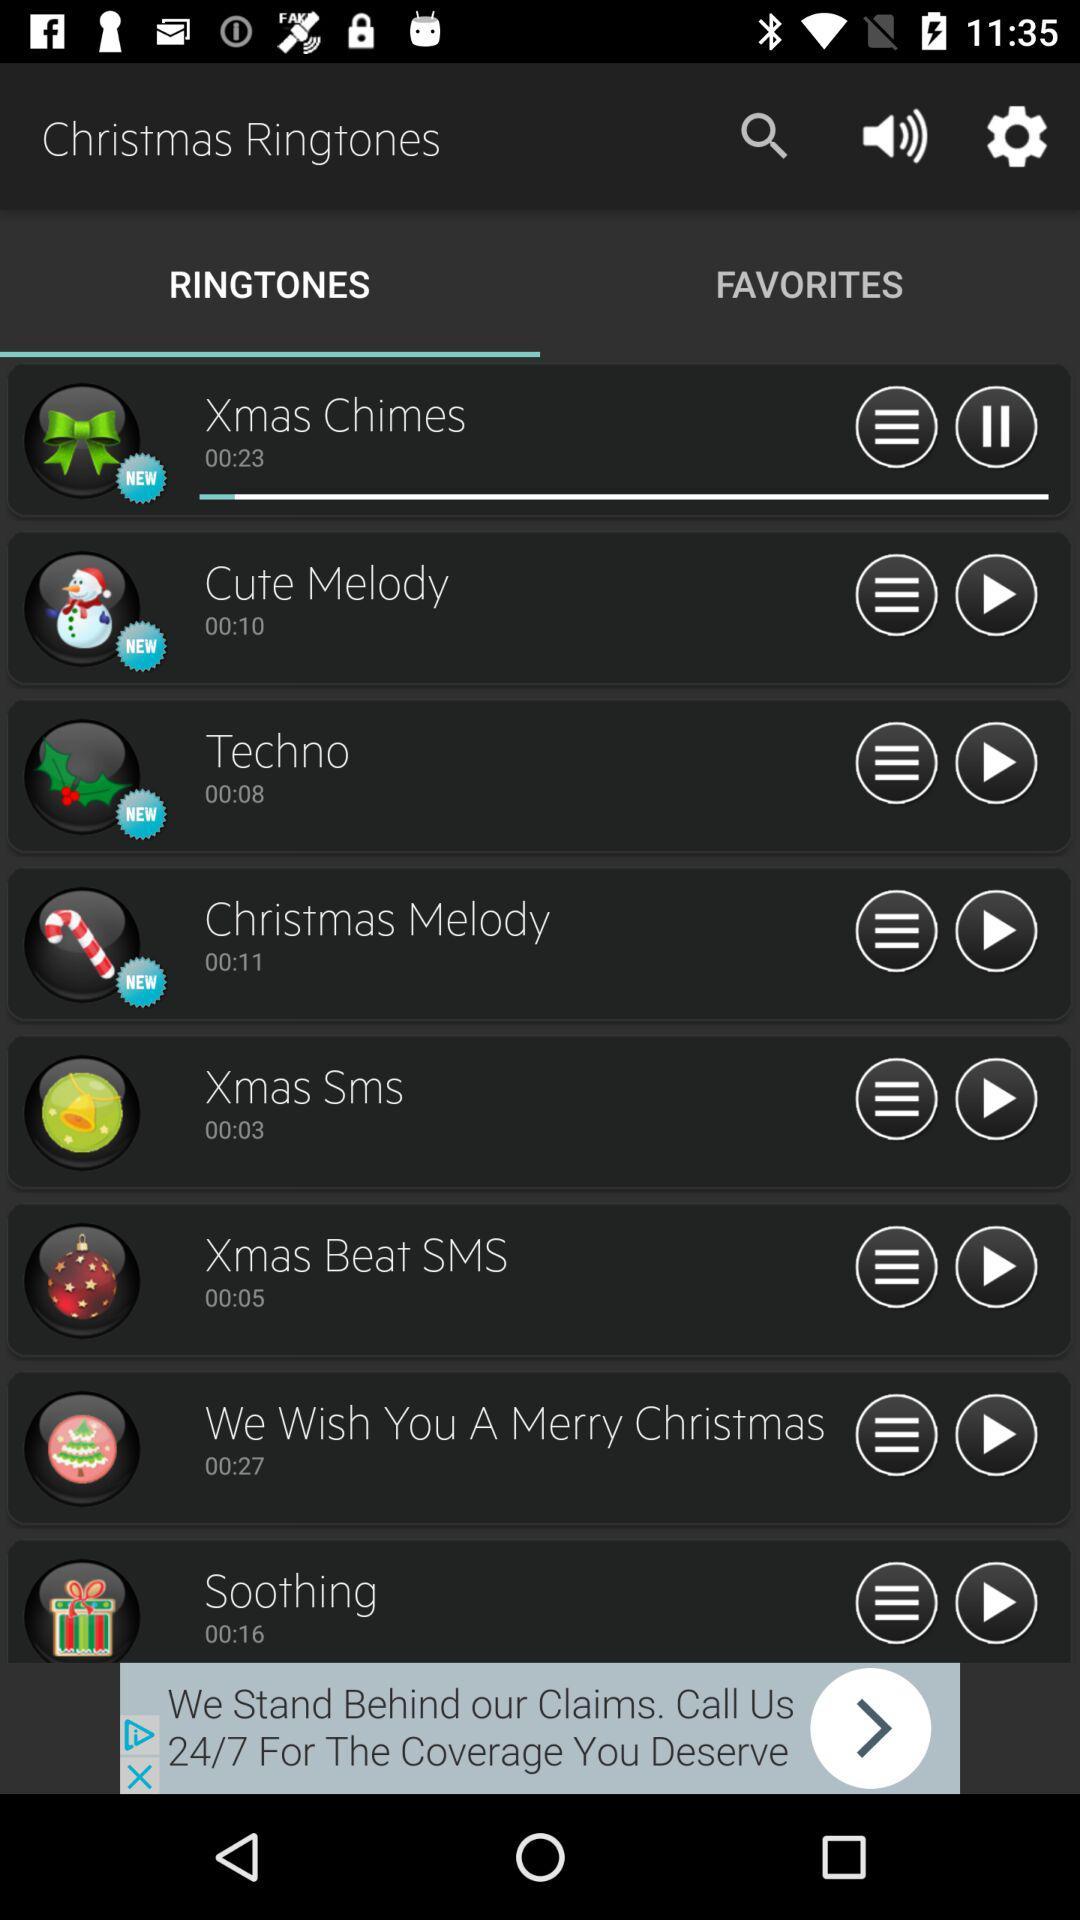 This screenshot has height=1920, width=1080. Describe the element at coordinates (895, 763) in the screenshot. I see `techno ringtone more options like sending or to delete` at that location.